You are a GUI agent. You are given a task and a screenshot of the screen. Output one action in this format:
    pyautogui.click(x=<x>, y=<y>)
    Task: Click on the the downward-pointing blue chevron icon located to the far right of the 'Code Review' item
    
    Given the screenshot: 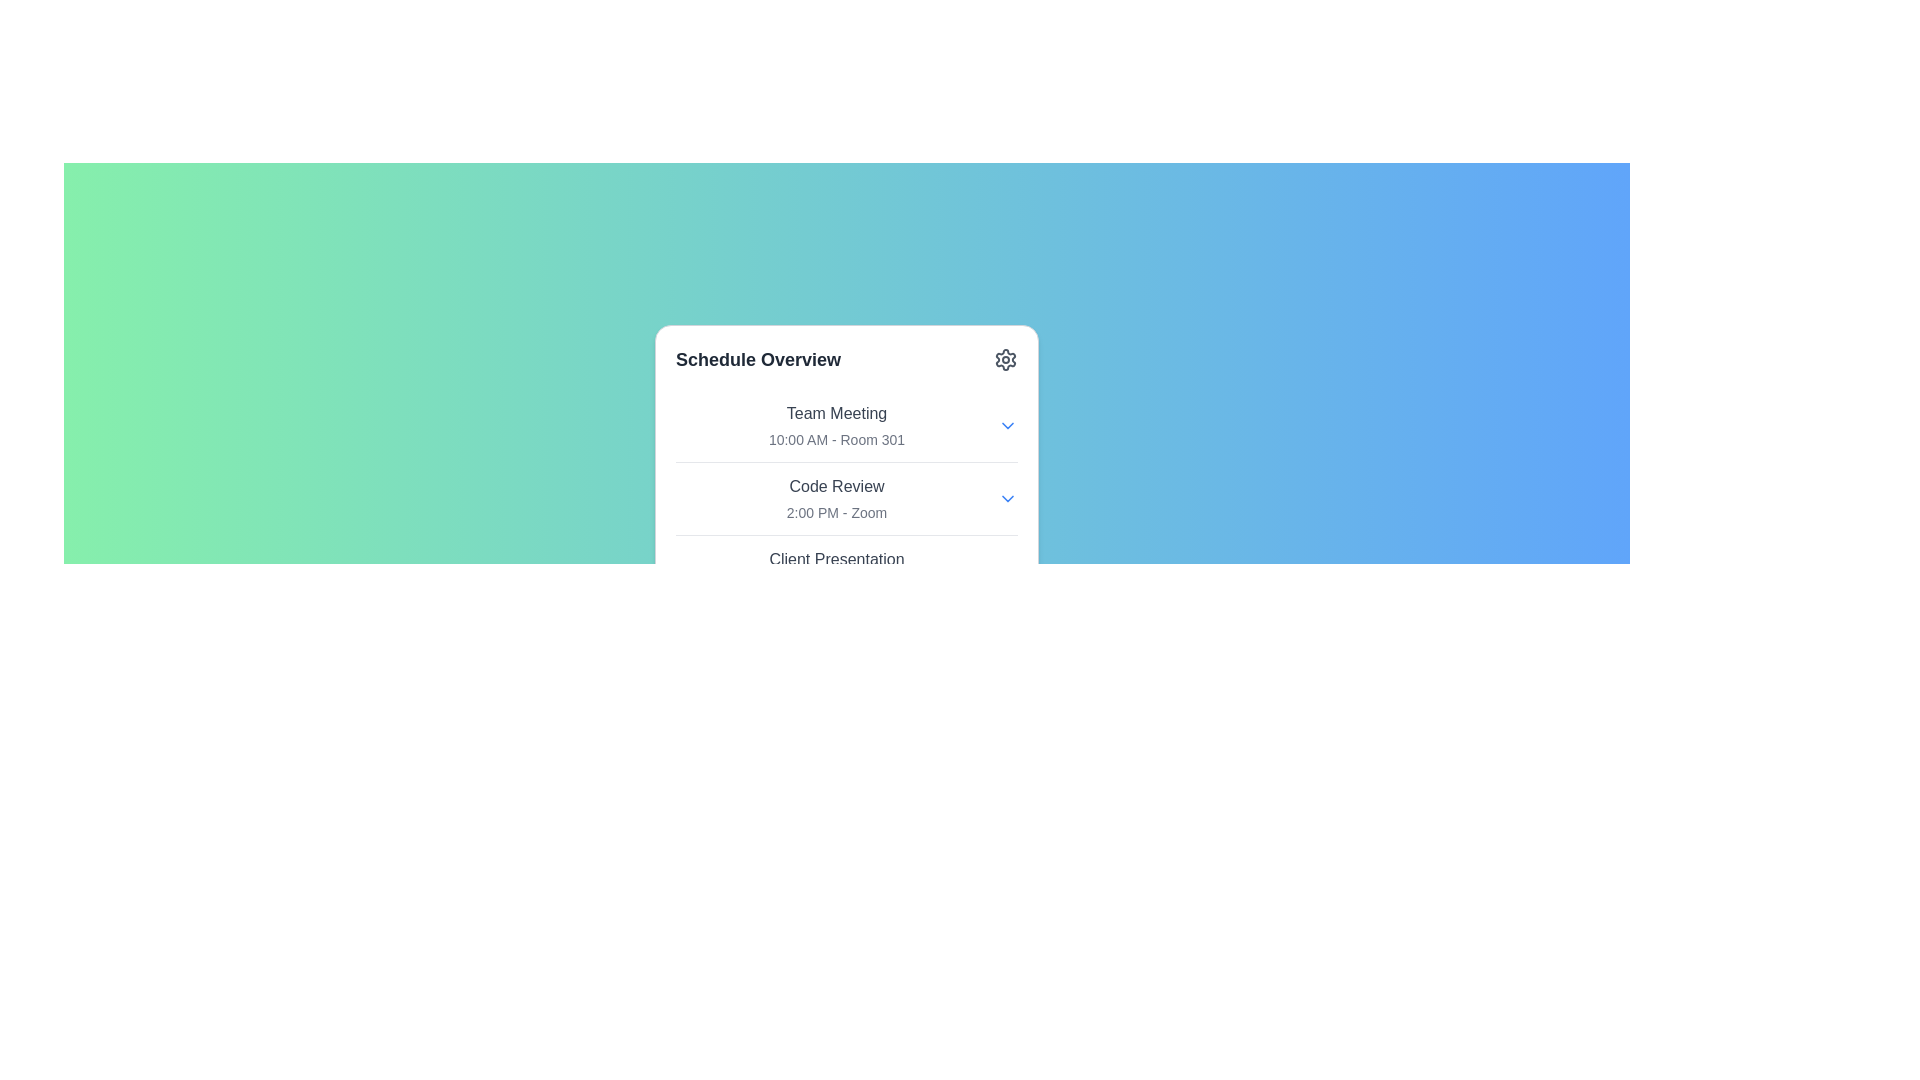 What is the action you would take?
    pyautogui.click(x=1008, y=497)
    